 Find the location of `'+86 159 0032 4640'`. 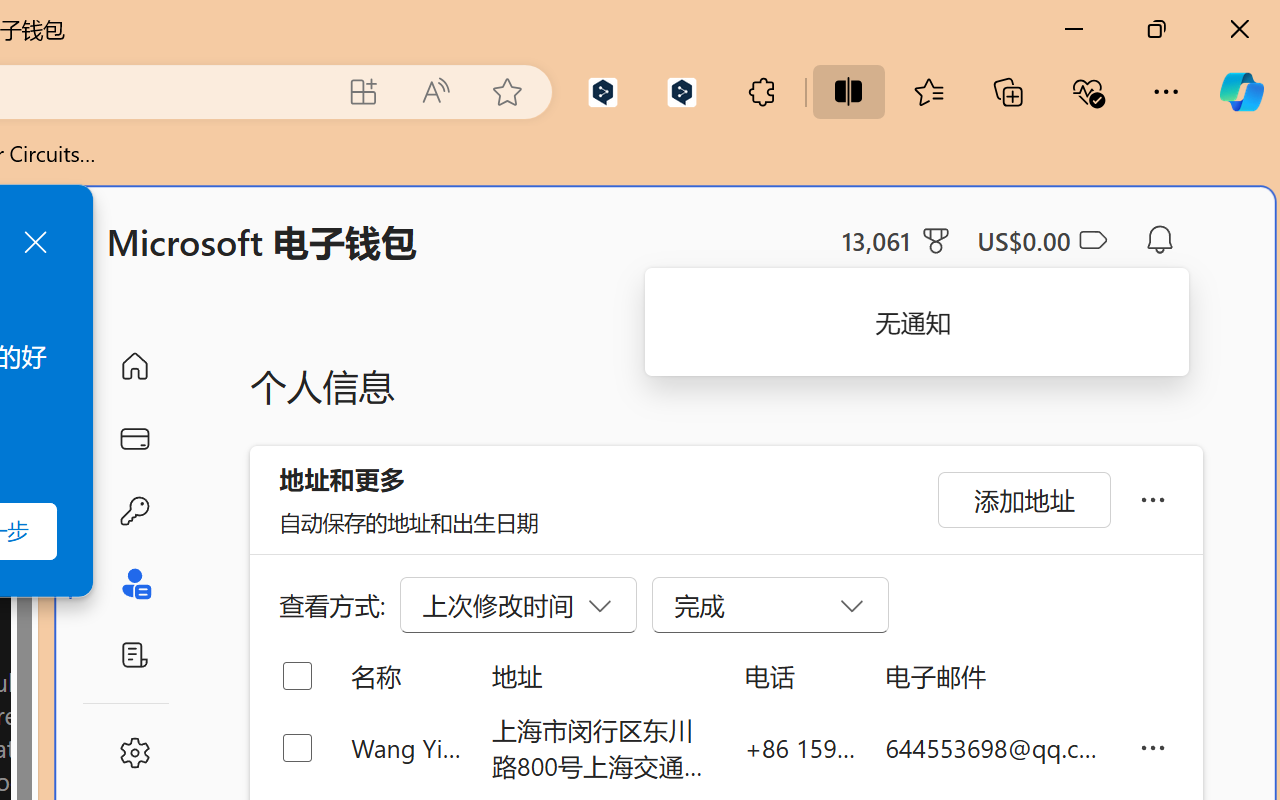

'+86 159 0032 4640' is located at coordinates (800, 747).